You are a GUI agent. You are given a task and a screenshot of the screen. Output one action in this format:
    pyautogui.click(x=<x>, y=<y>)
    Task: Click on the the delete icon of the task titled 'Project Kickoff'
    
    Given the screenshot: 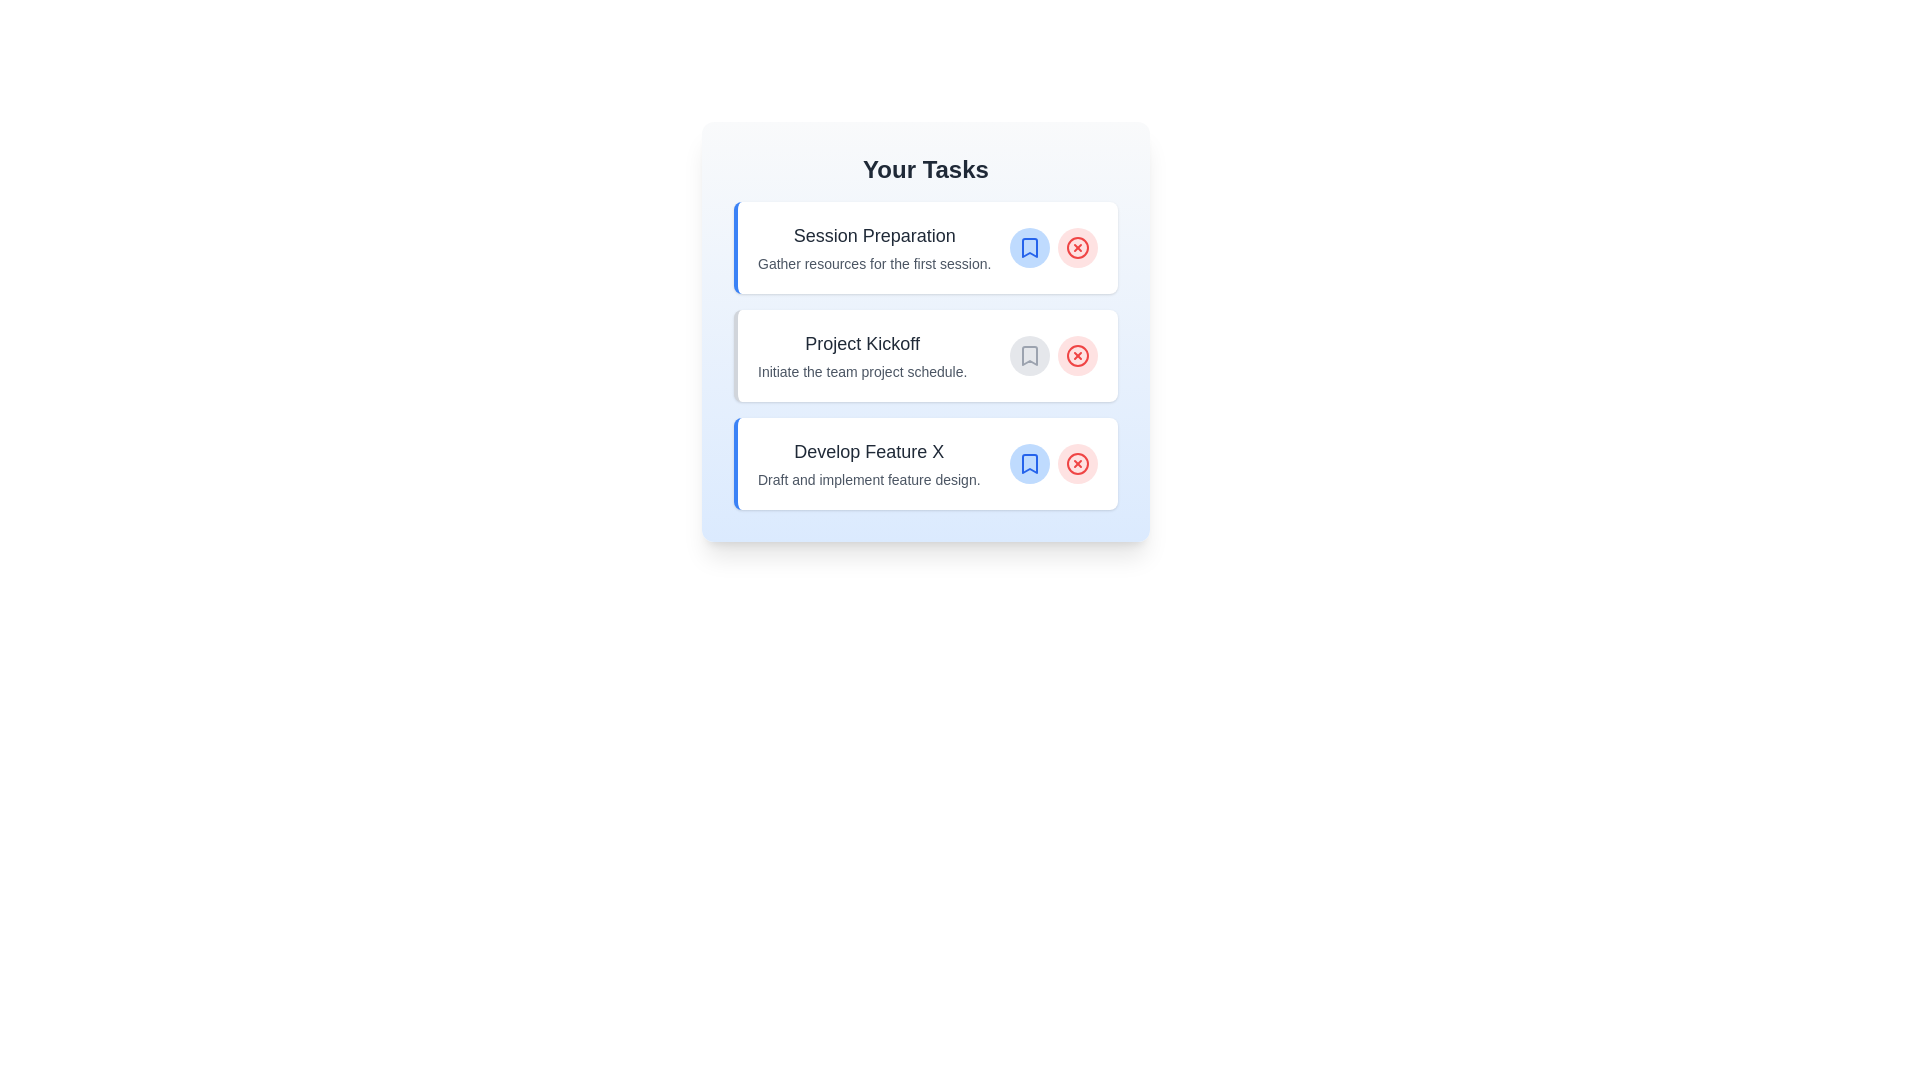 What is the action you would take?
    pyautogui.click(x=1077, y=354)
    